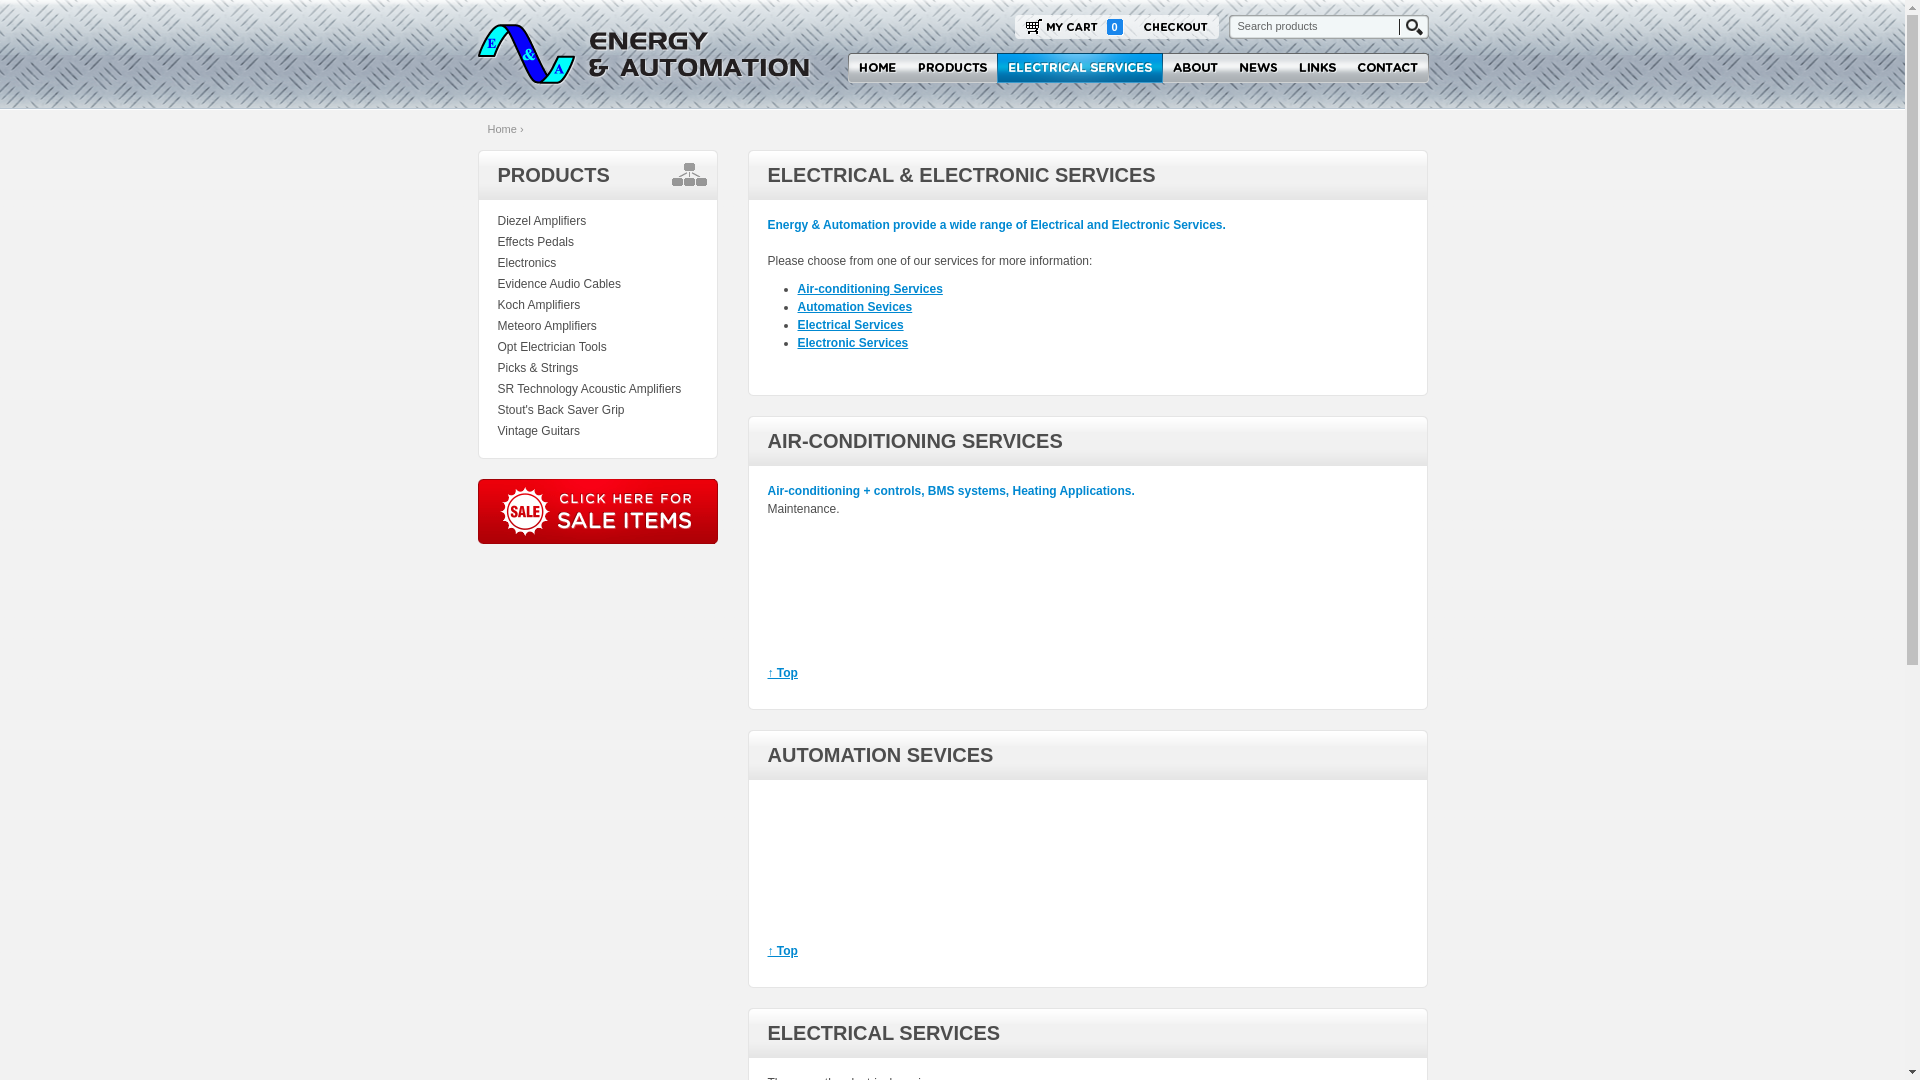 The image size is (1920, 1080). I want to click on 'Picks & Strings', so click(491, 368).